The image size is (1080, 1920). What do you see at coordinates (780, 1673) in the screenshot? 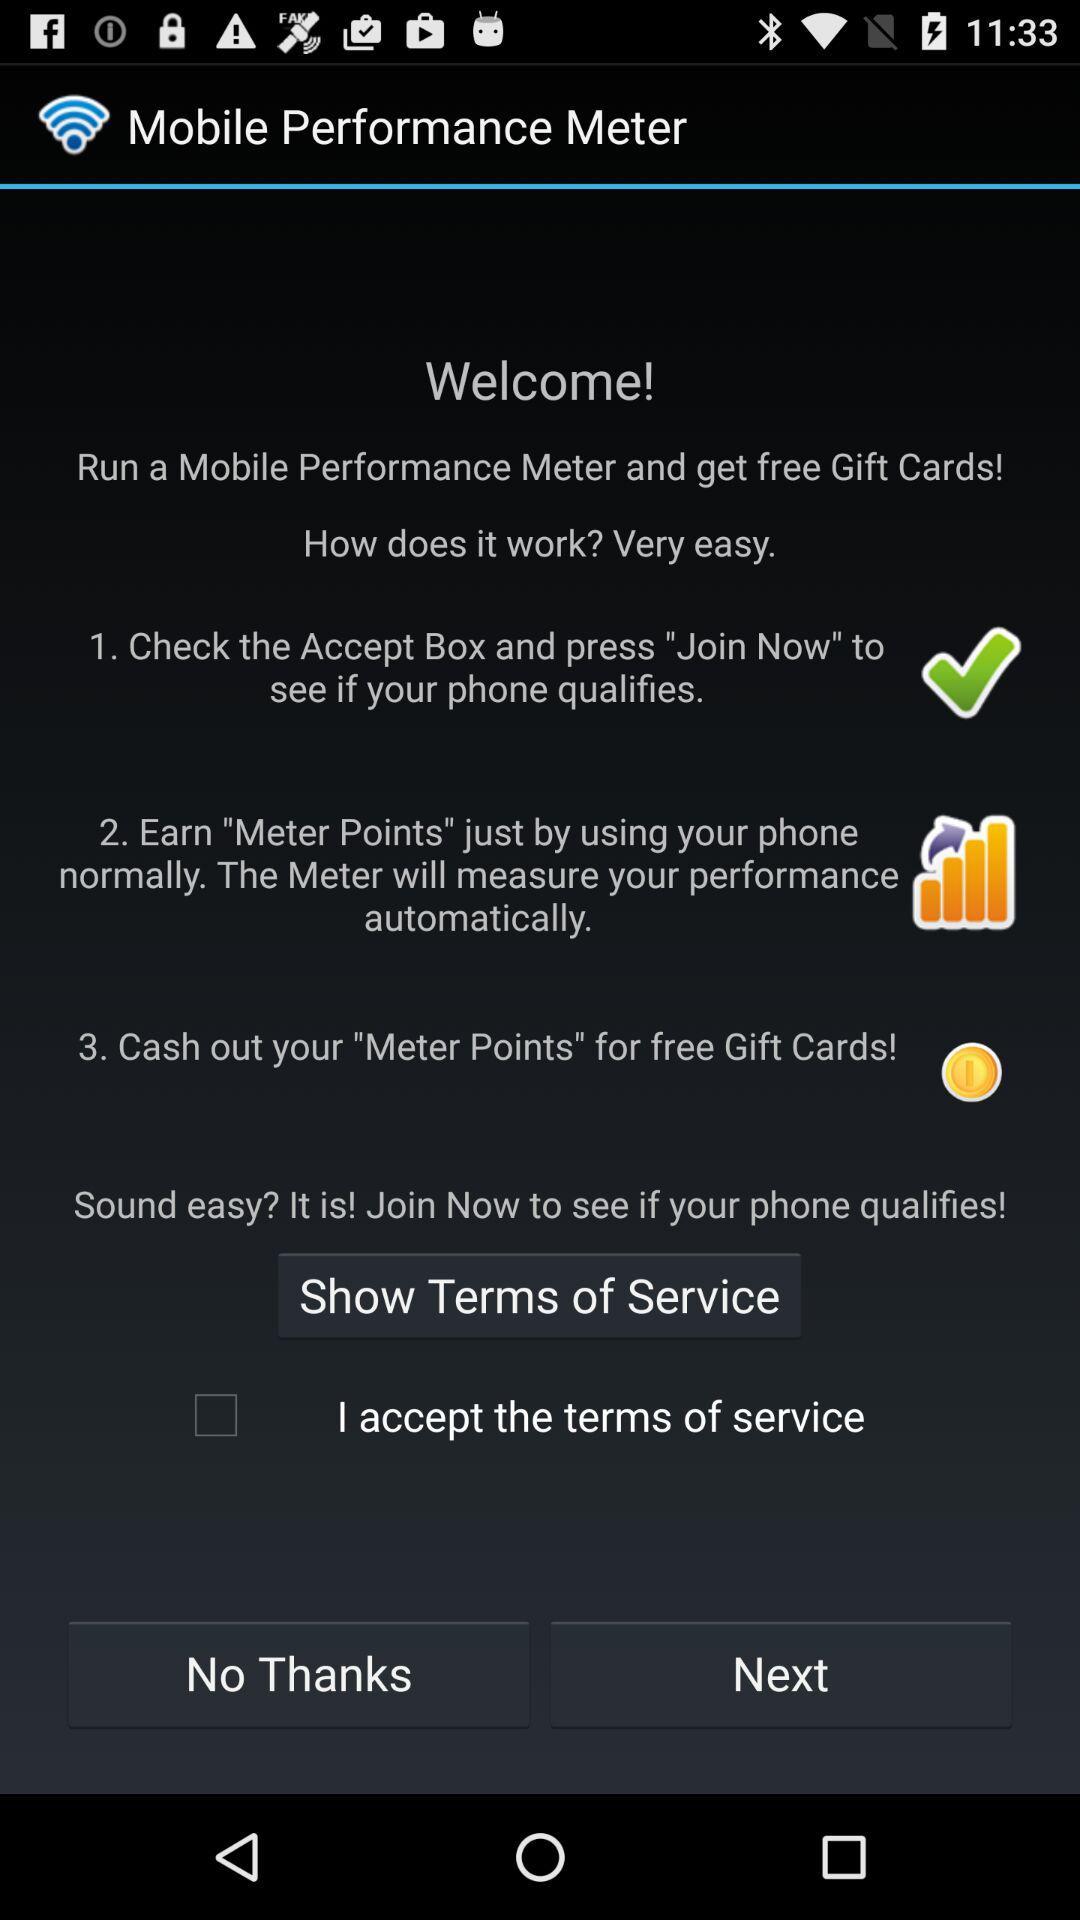
I see `icon to the right of no thanks item` at bounding box center [780, 1673].